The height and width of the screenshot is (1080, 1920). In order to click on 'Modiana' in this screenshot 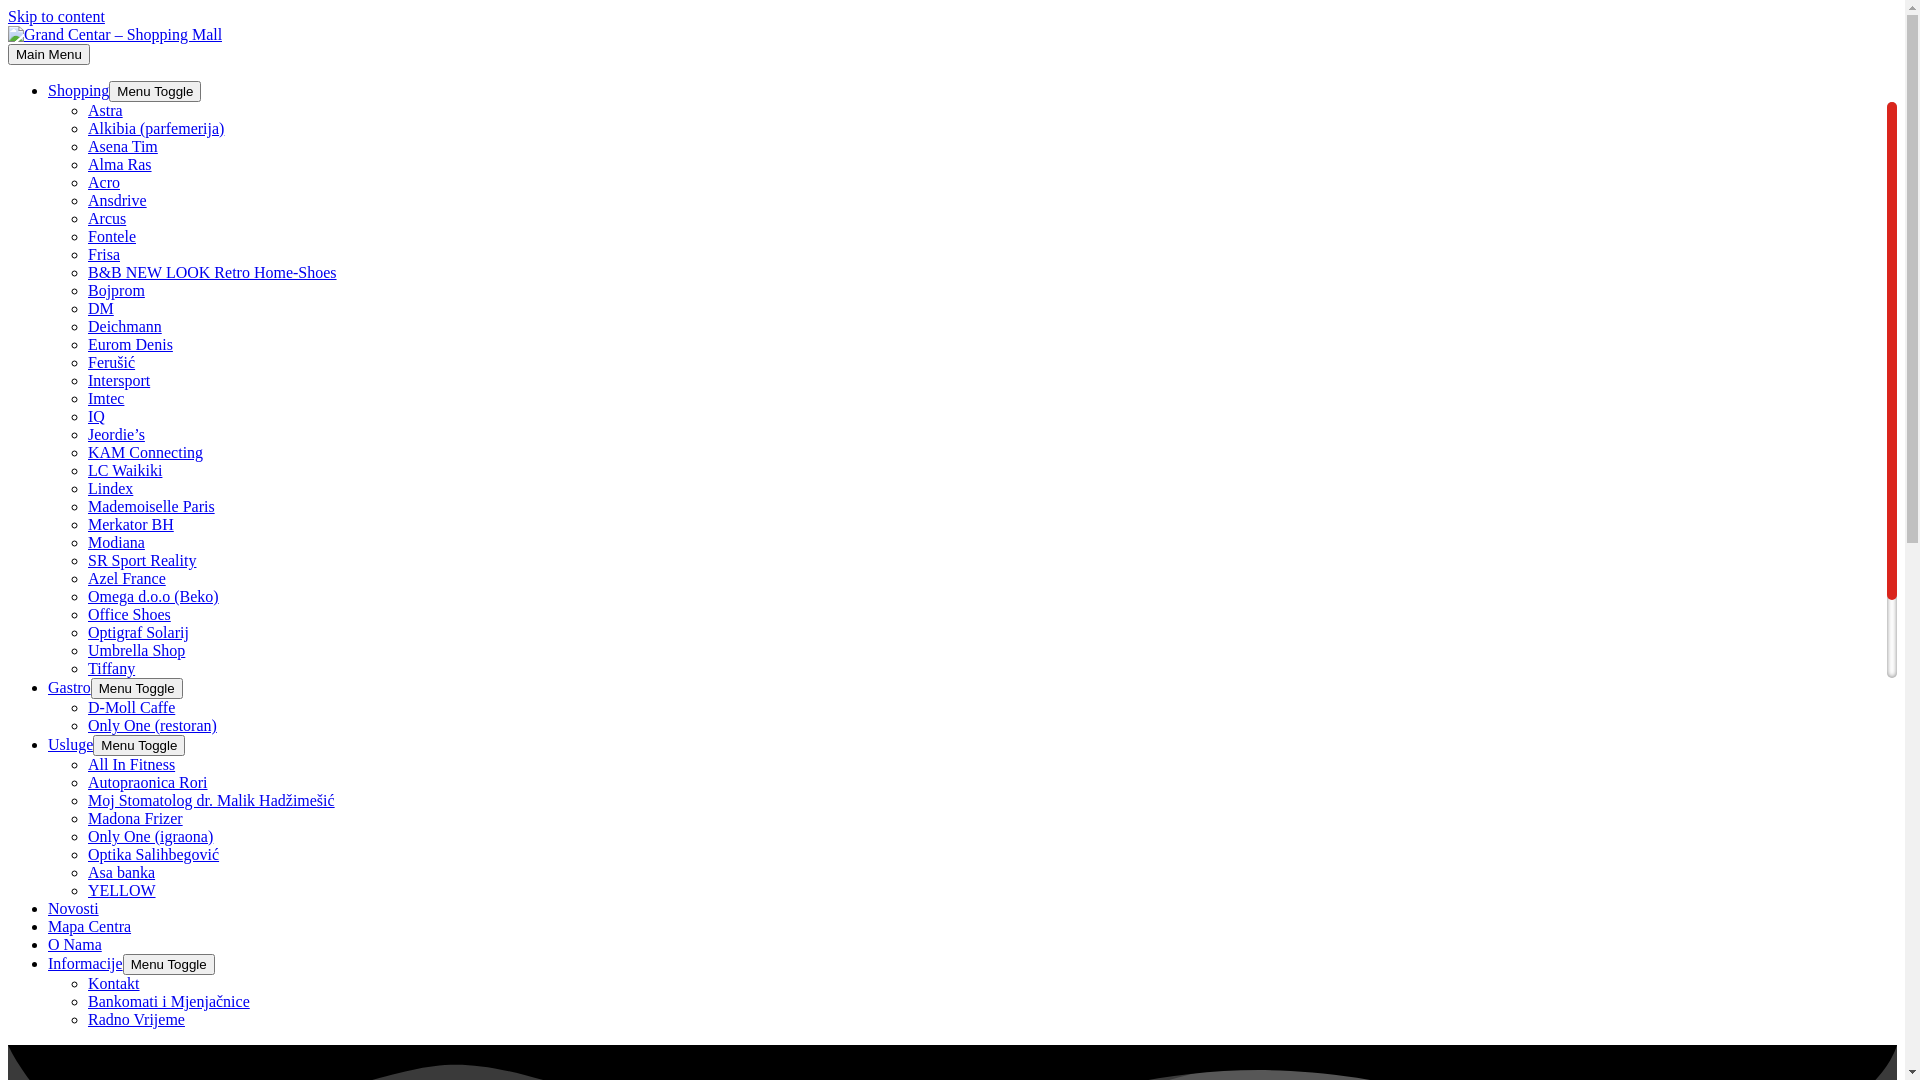, I will do `click(115, 542)`.